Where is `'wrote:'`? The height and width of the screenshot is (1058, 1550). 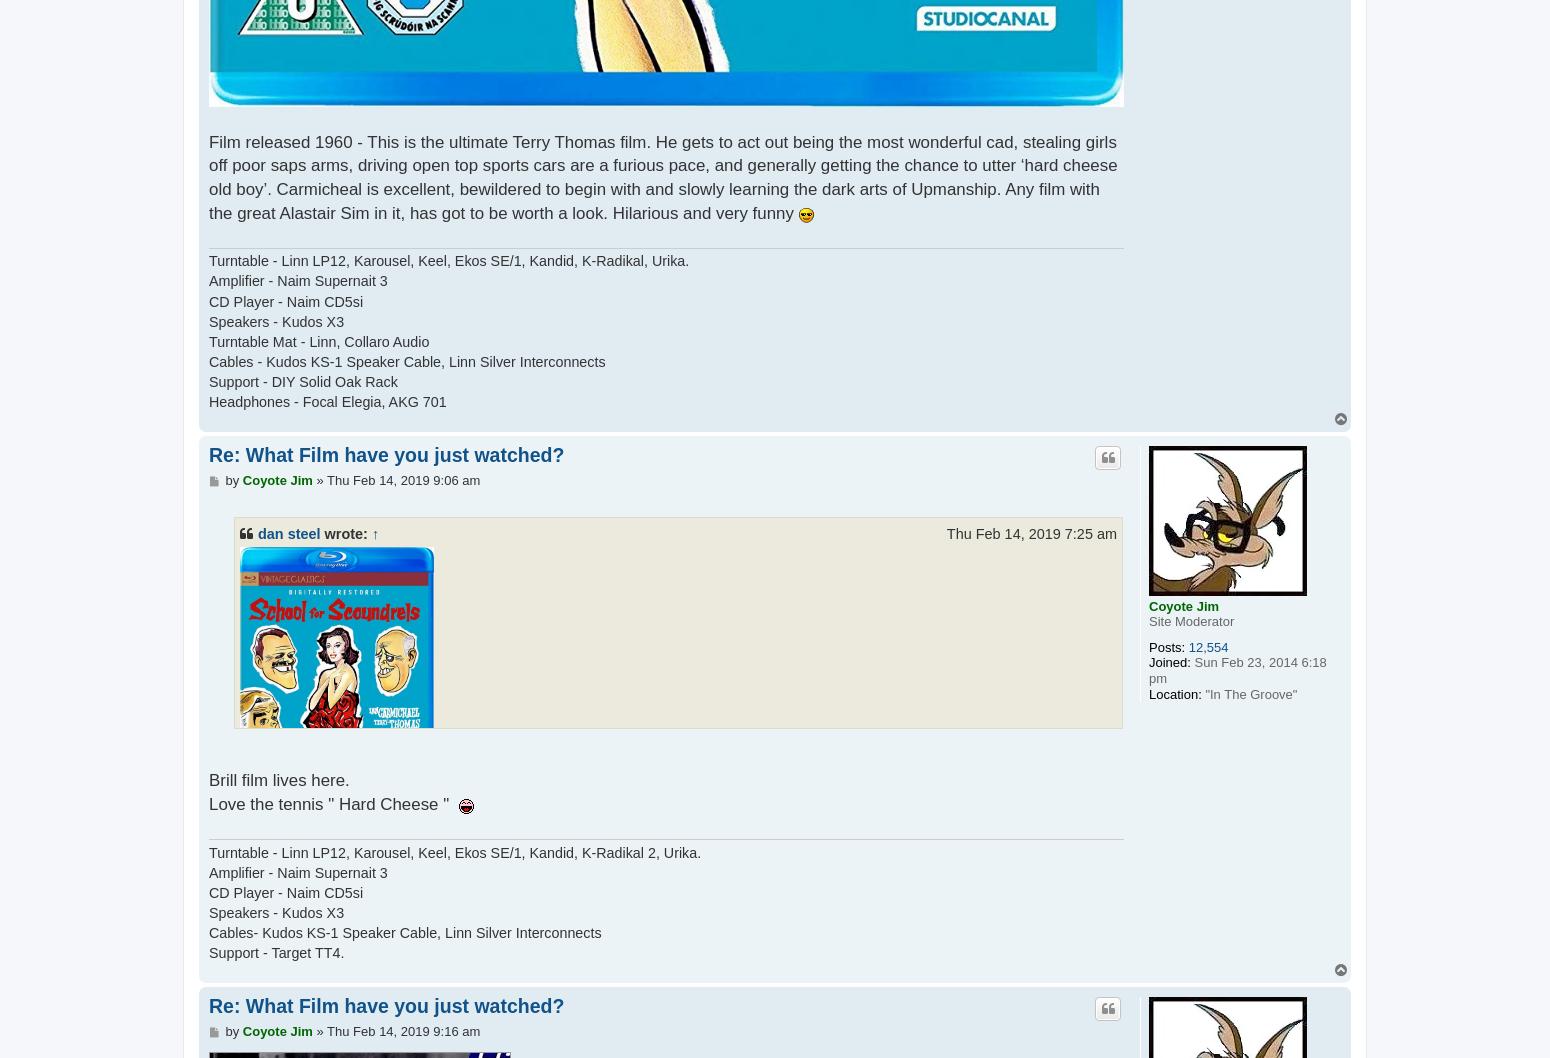
'wrote:' is located at coordinates (344, 533).